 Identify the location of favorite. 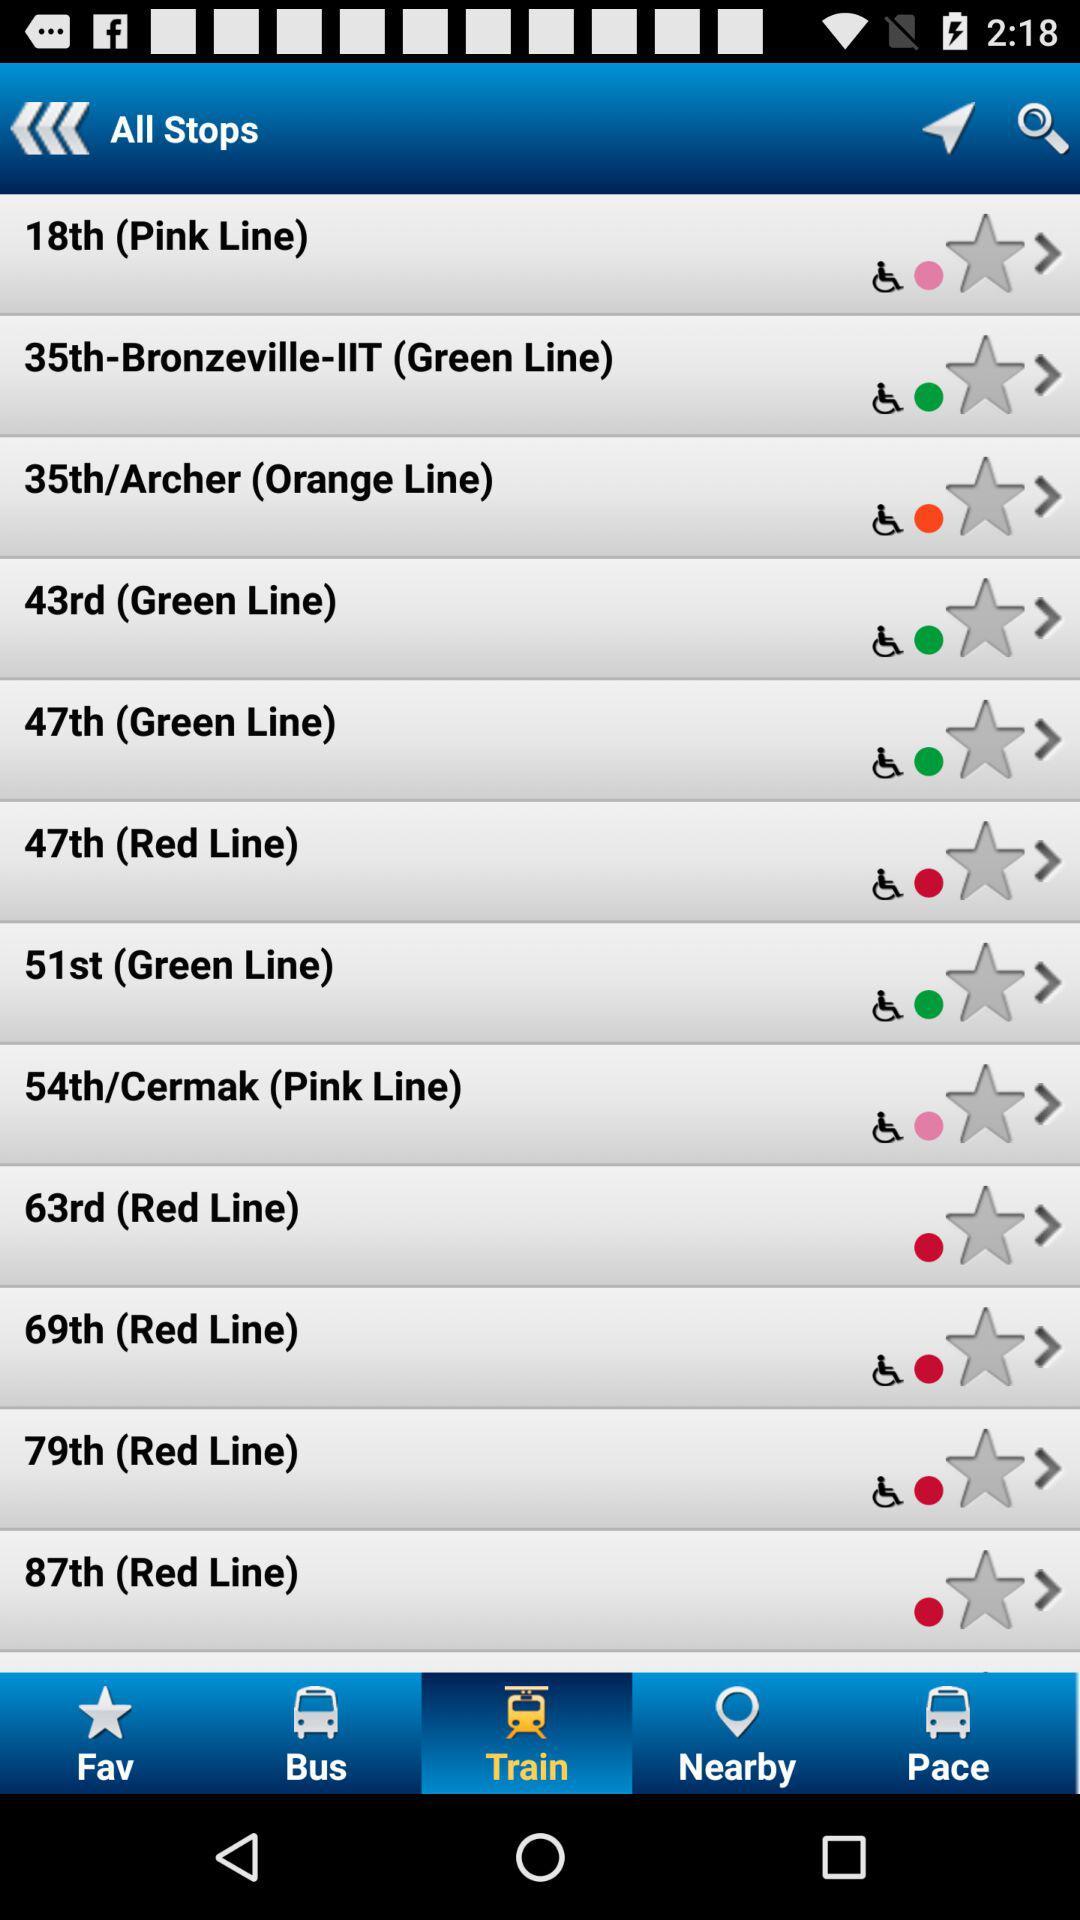
(984, 252).